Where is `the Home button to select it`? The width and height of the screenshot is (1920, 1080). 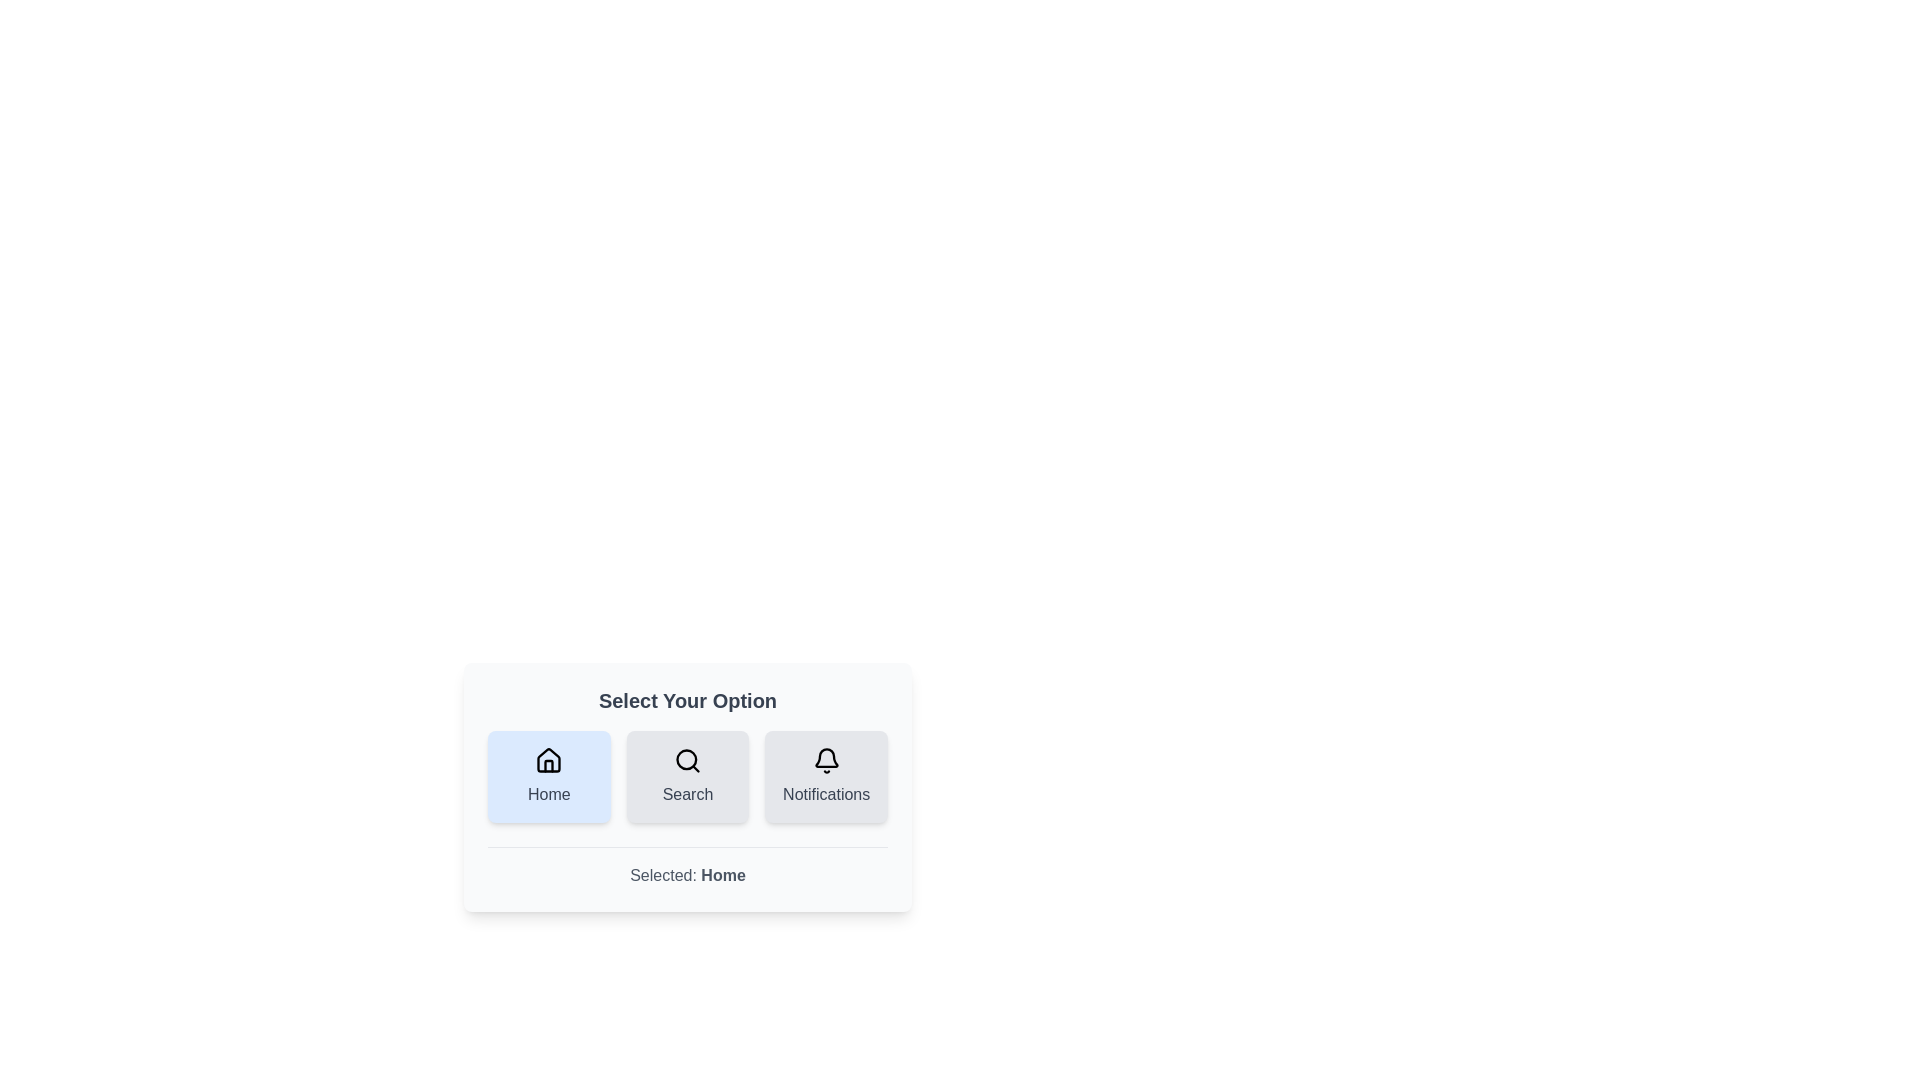
the Home button to select it is located at coordinates (549, 775).